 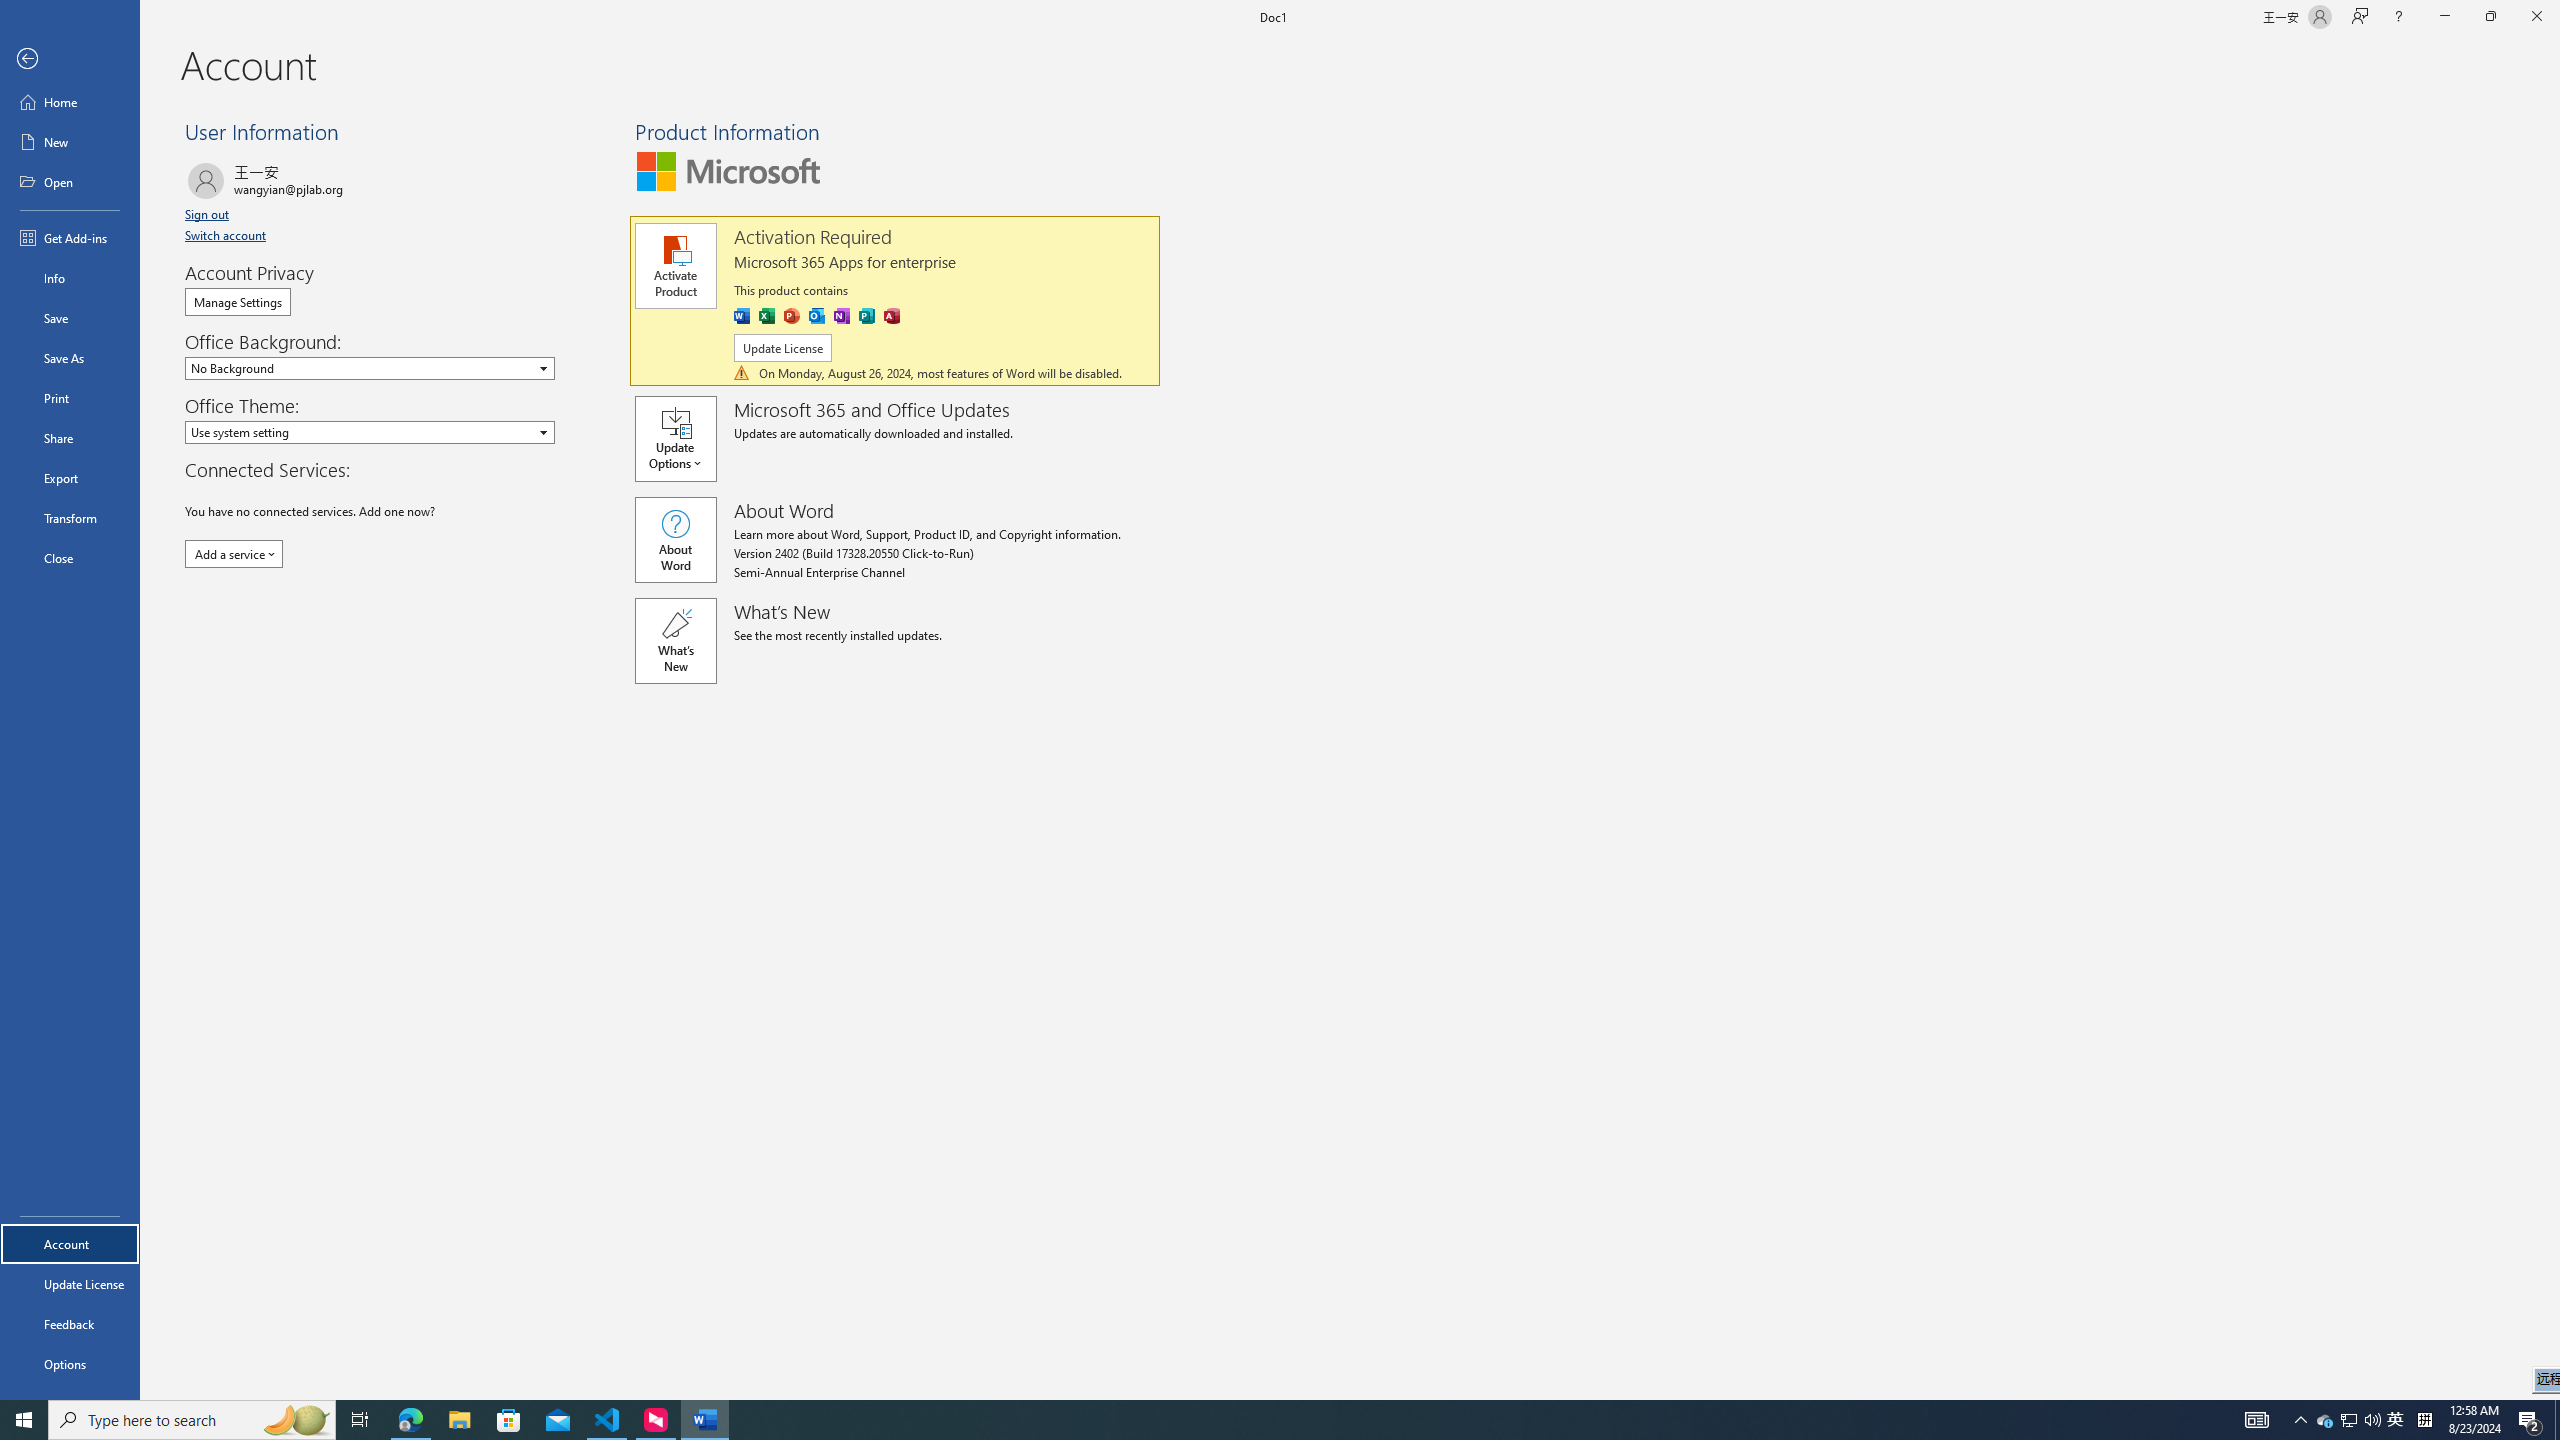 I want to click on 'Excel', so click(x=766, y=315).